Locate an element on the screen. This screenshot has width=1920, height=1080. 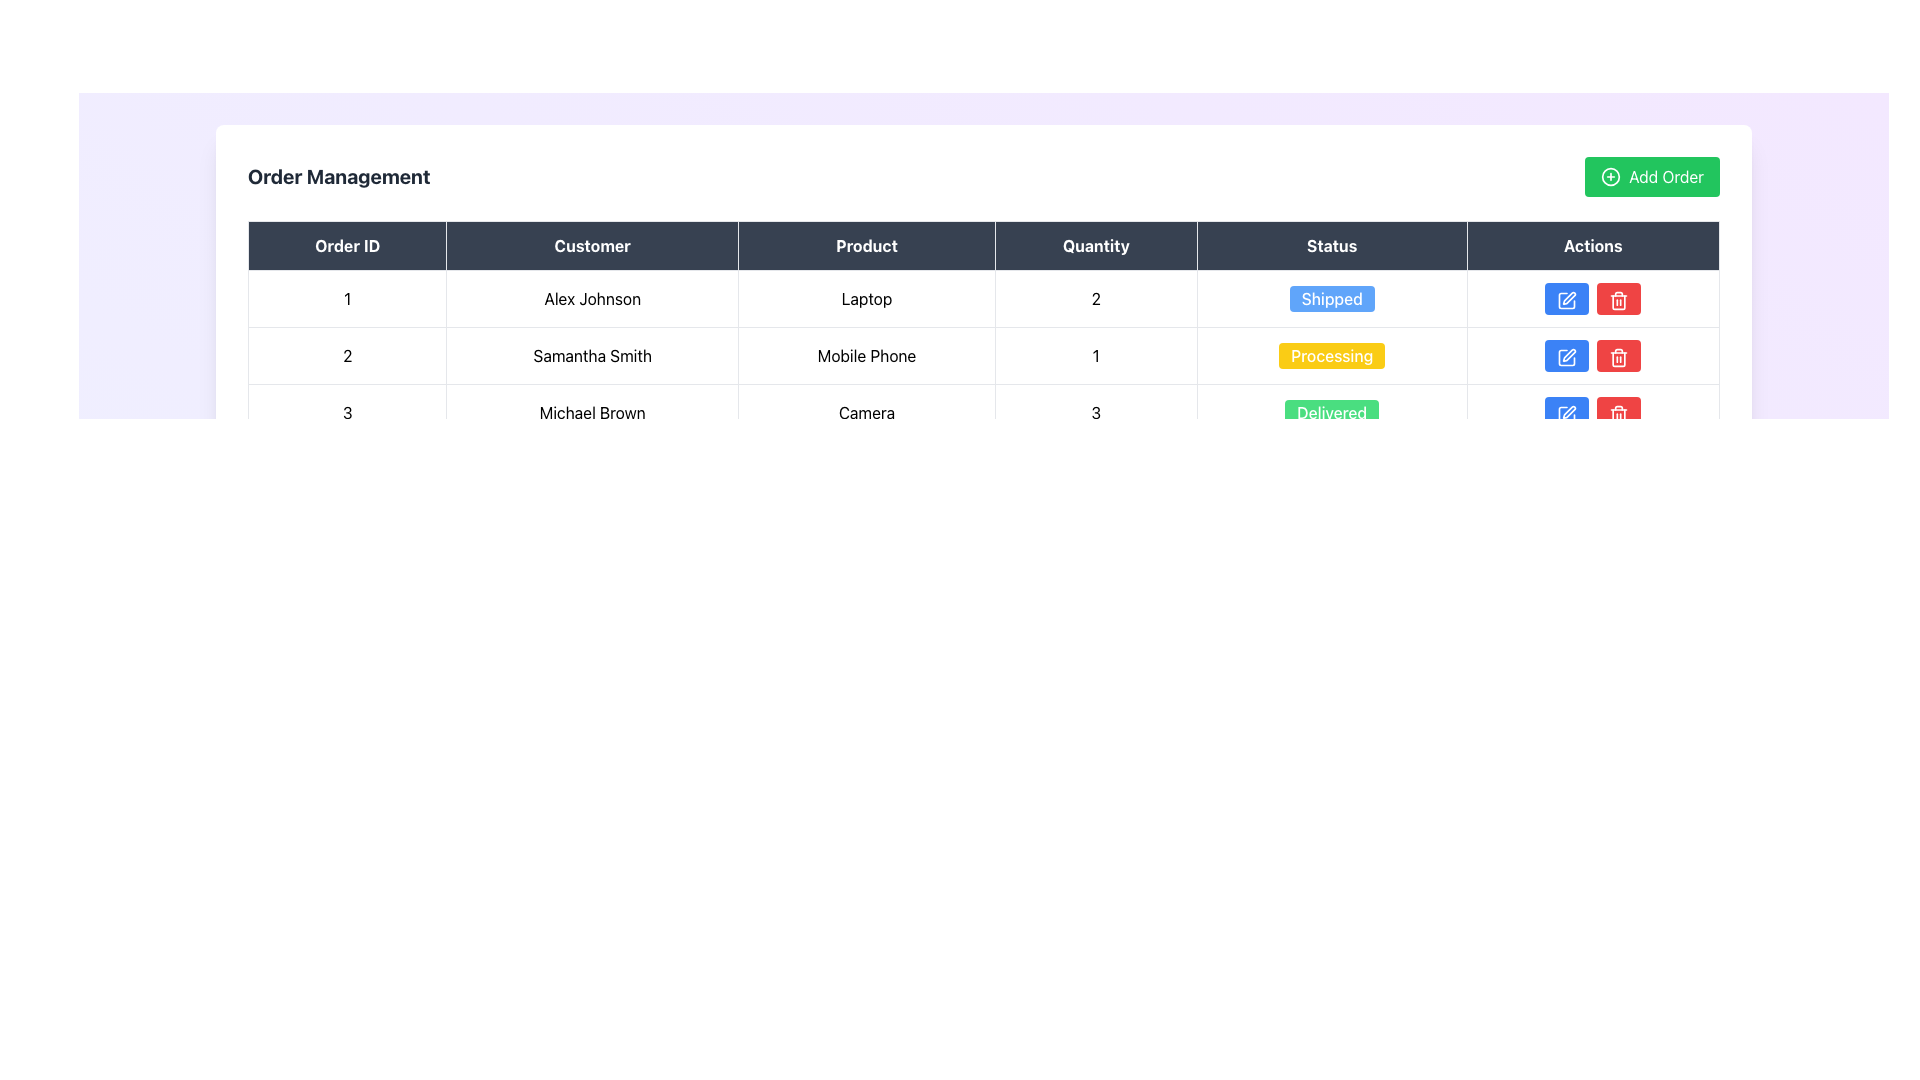
the 'Shipped' status indicator button in the first row of the order management table, located in the 'Status' column is located at coordinates (1332, 299).